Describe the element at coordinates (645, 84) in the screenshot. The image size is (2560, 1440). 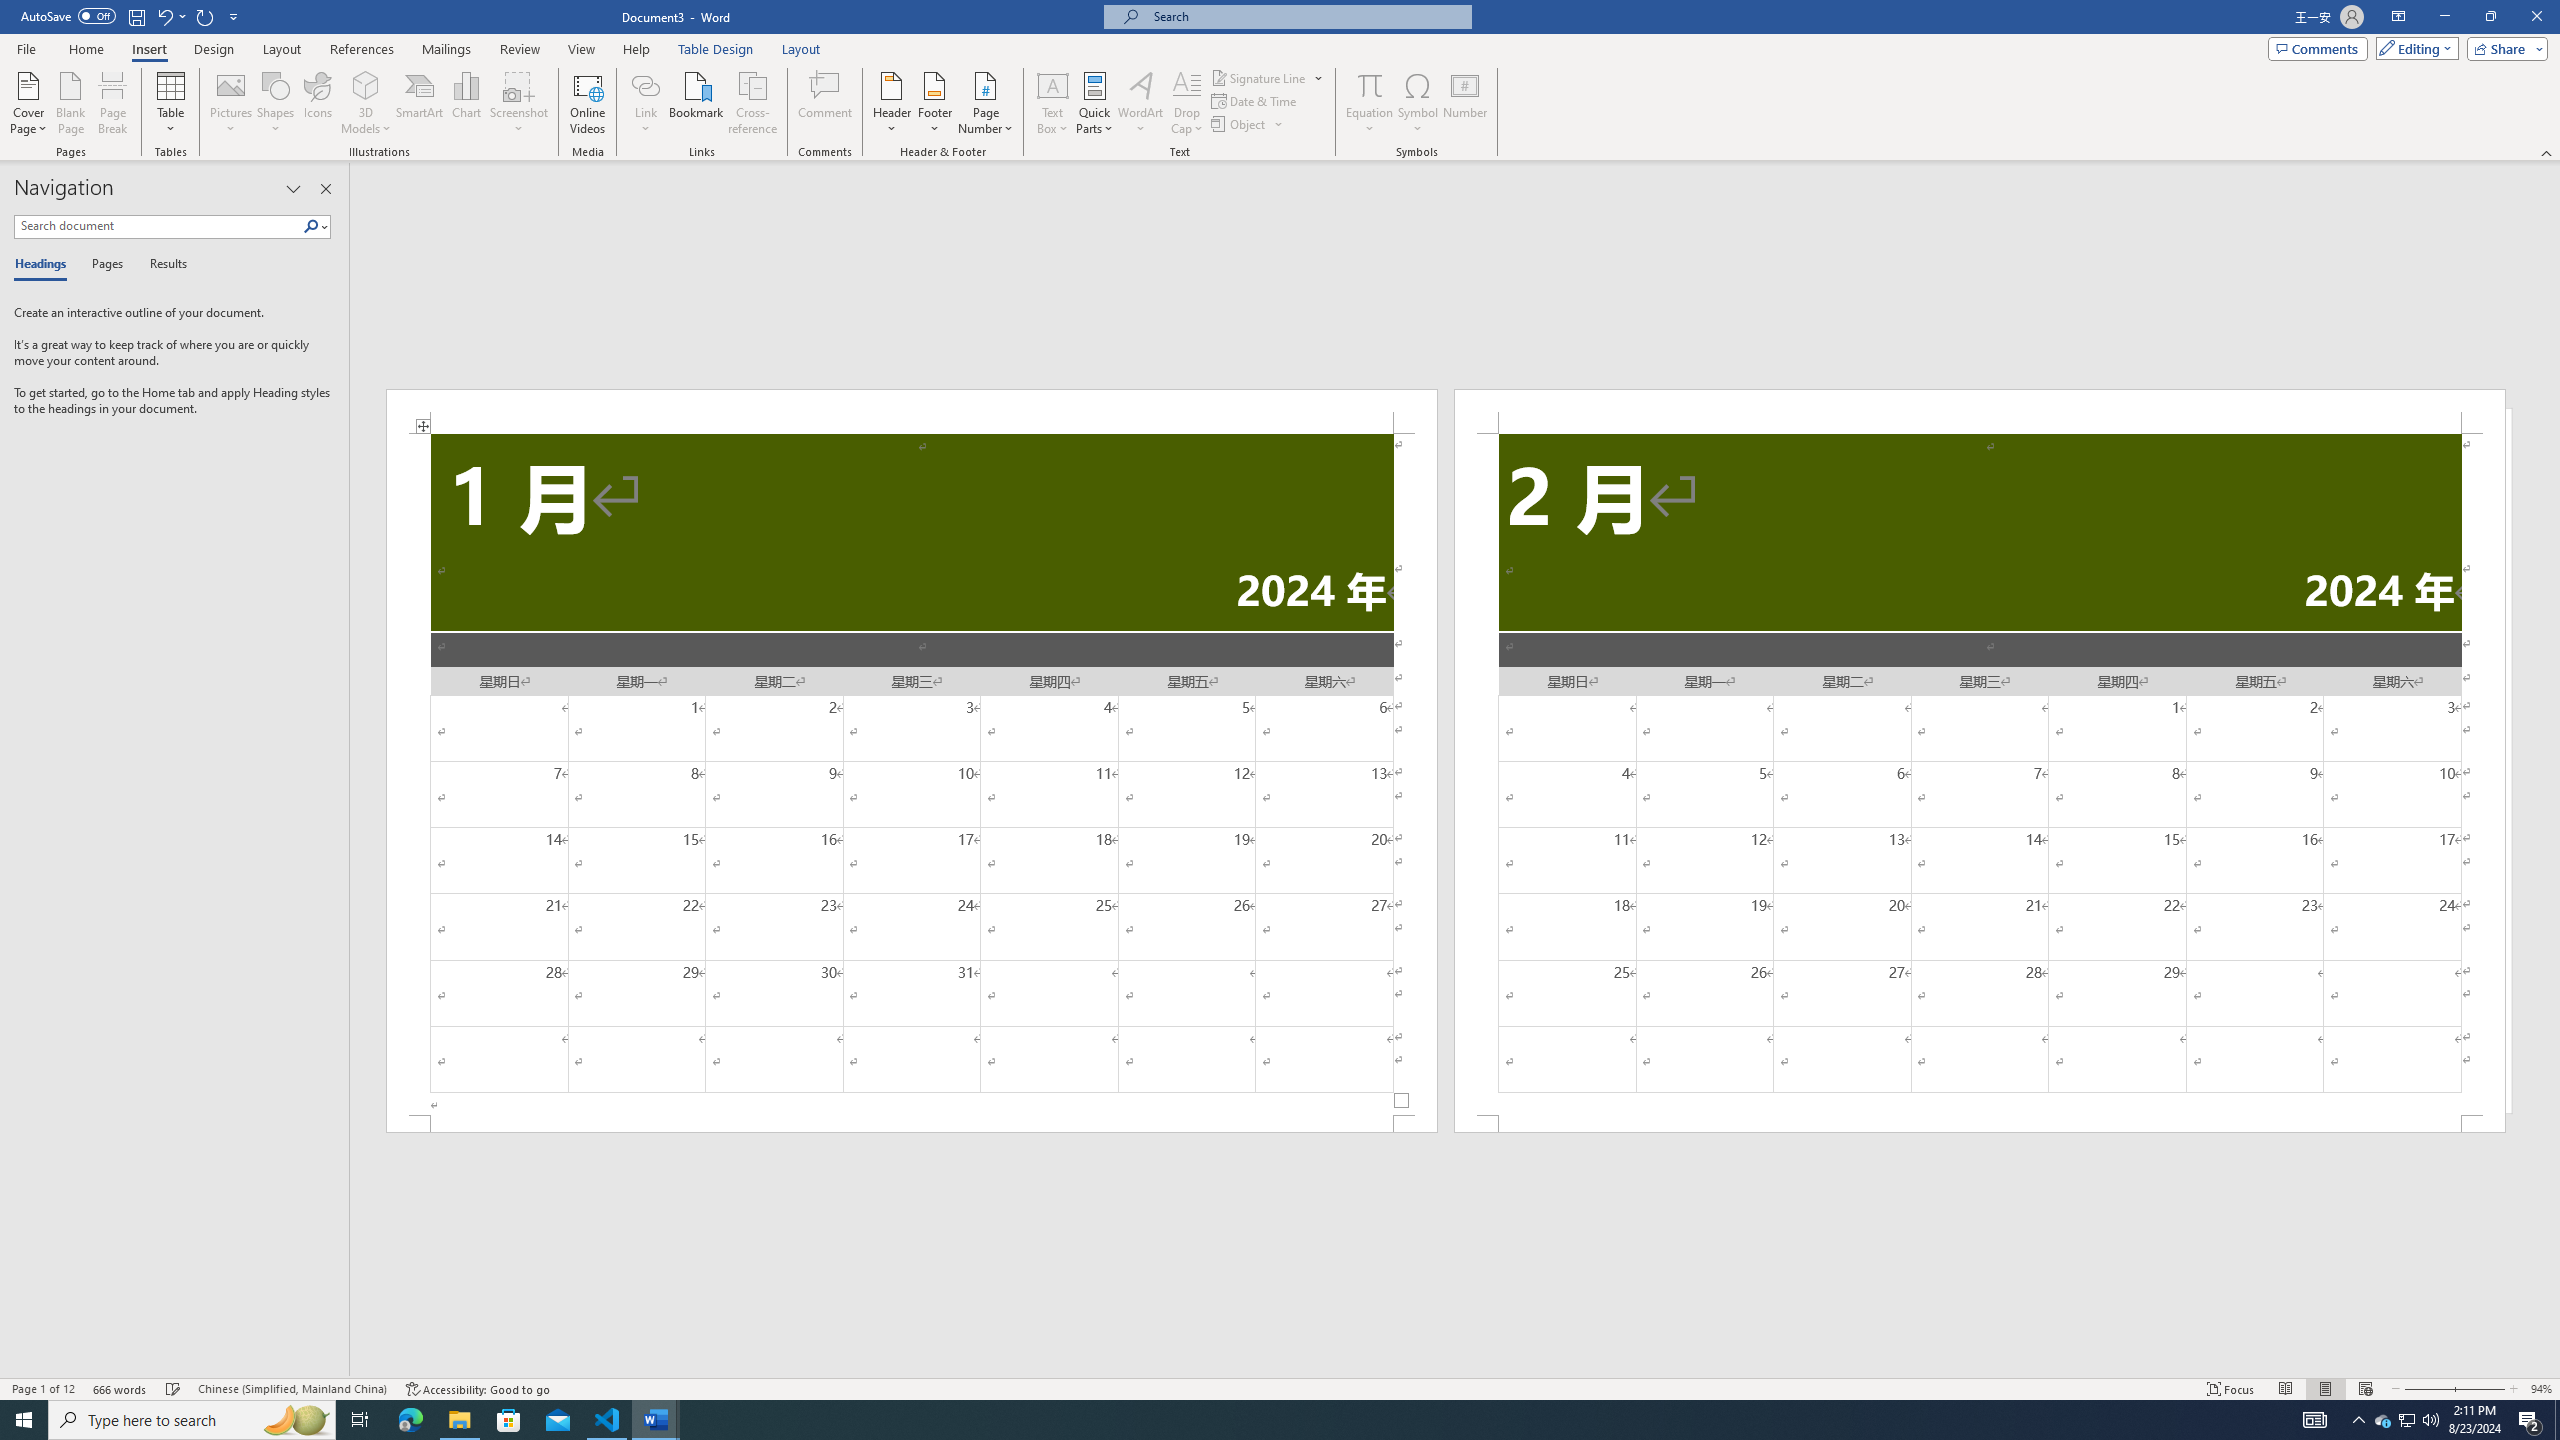
I see `'Link'` at that location.